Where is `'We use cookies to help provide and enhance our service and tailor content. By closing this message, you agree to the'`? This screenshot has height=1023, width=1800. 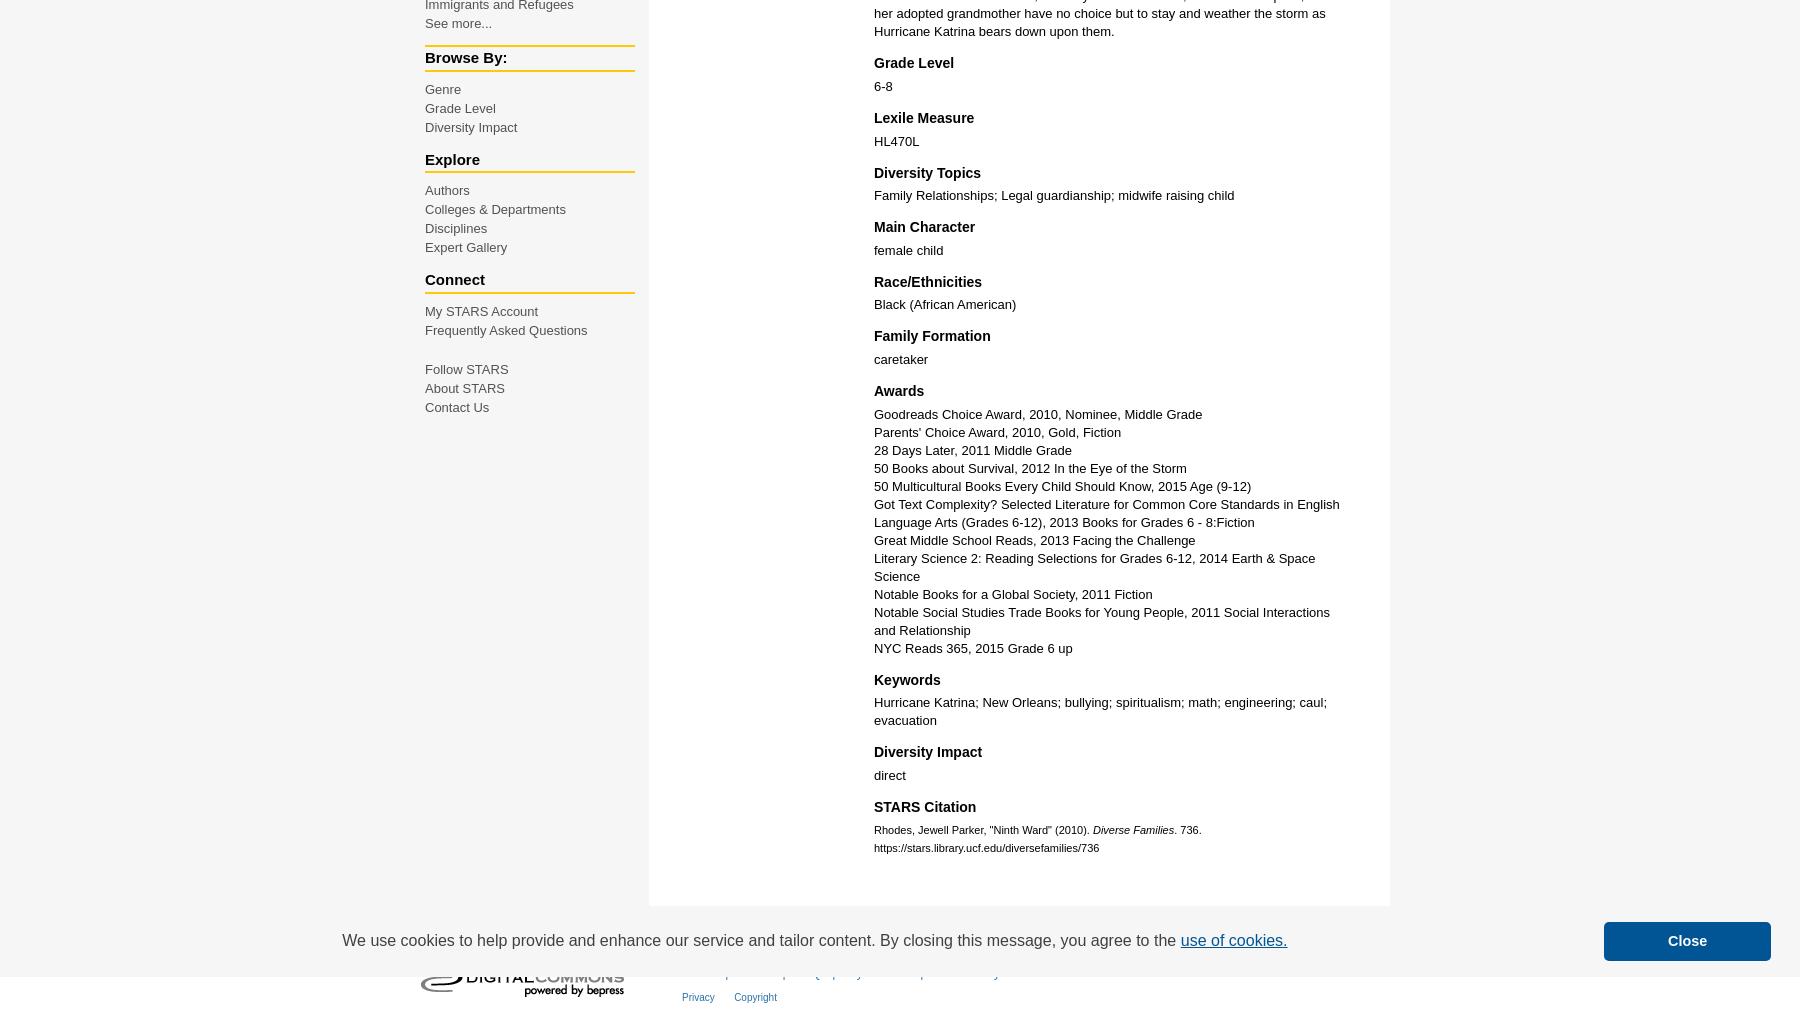 'We use cookies to help provide and enhance our service and tailor content. By closing this message, you agree to the' is located at coordinates (760, 939).